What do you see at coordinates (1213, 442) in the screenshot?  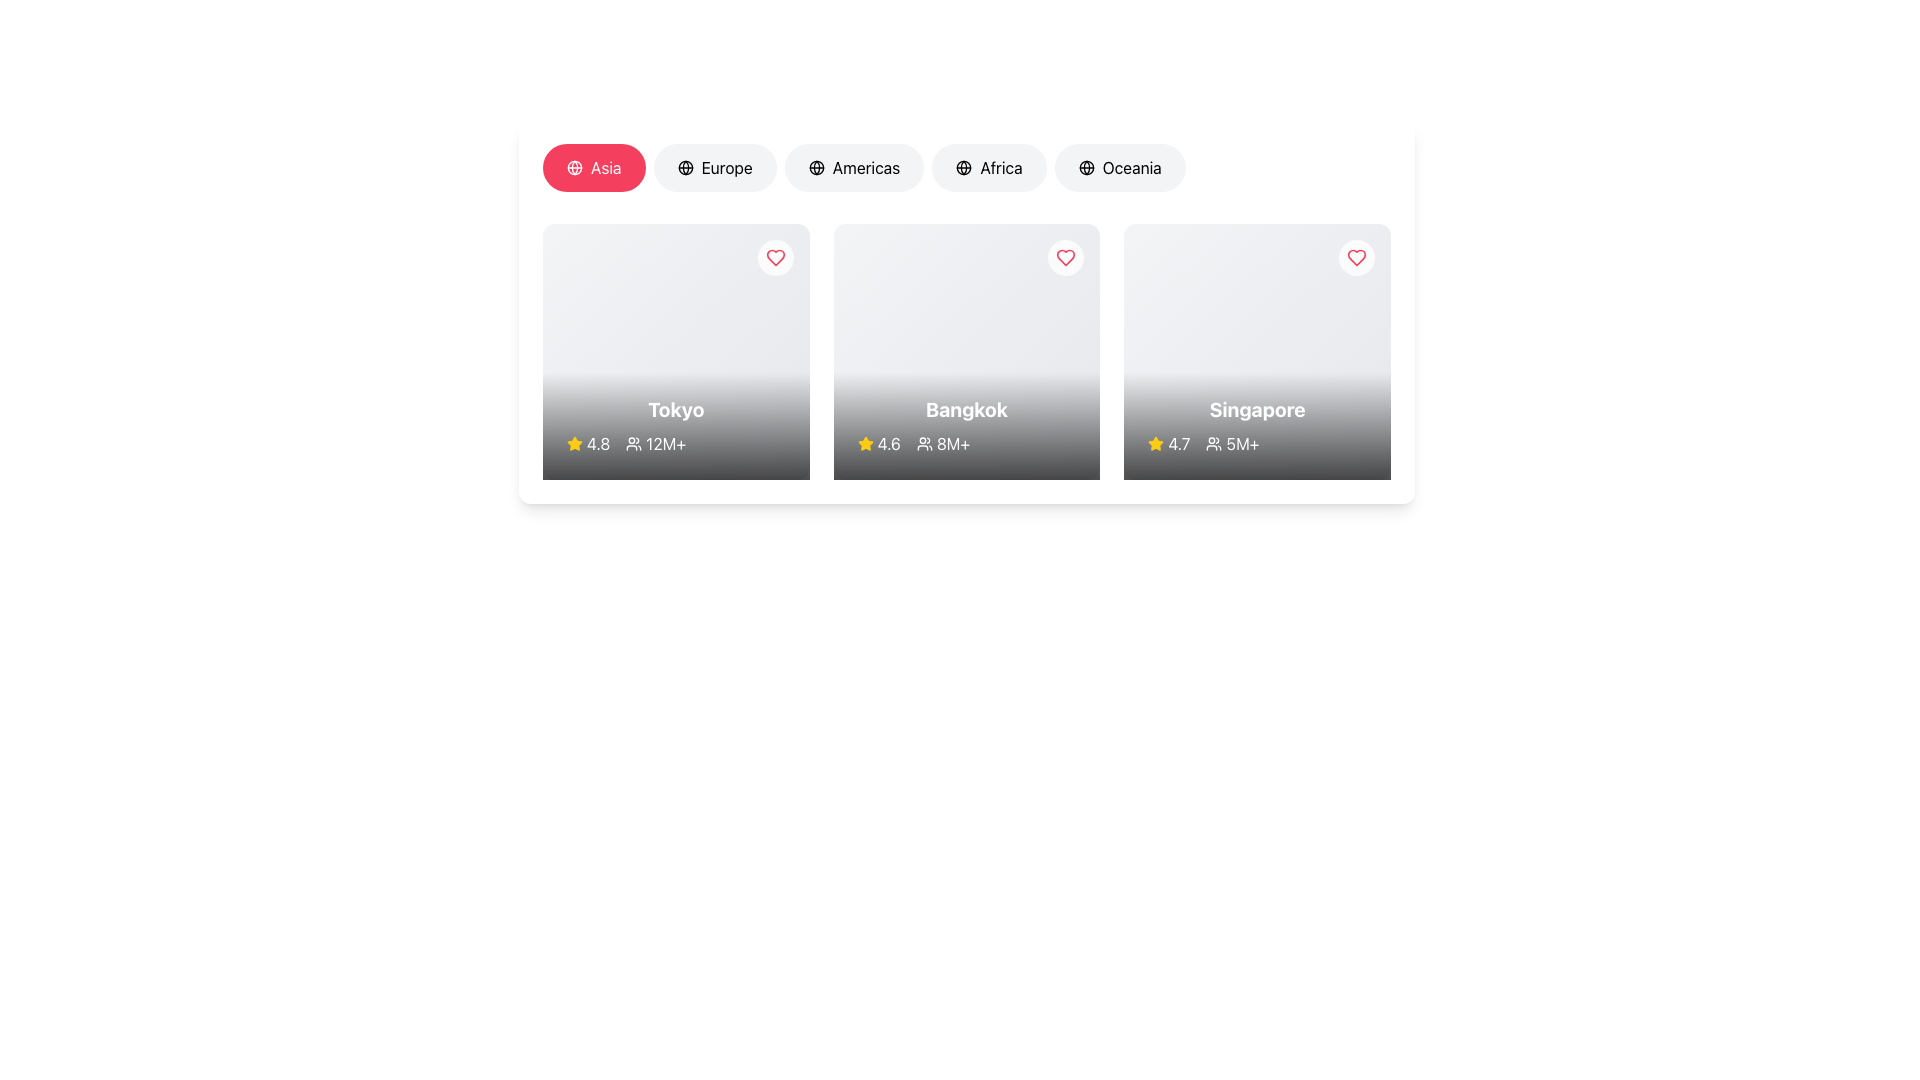 I see `the user icon adjacent to the '5M+' text in the lower portion of the Singapore card` at bounding box center [1213, 442].